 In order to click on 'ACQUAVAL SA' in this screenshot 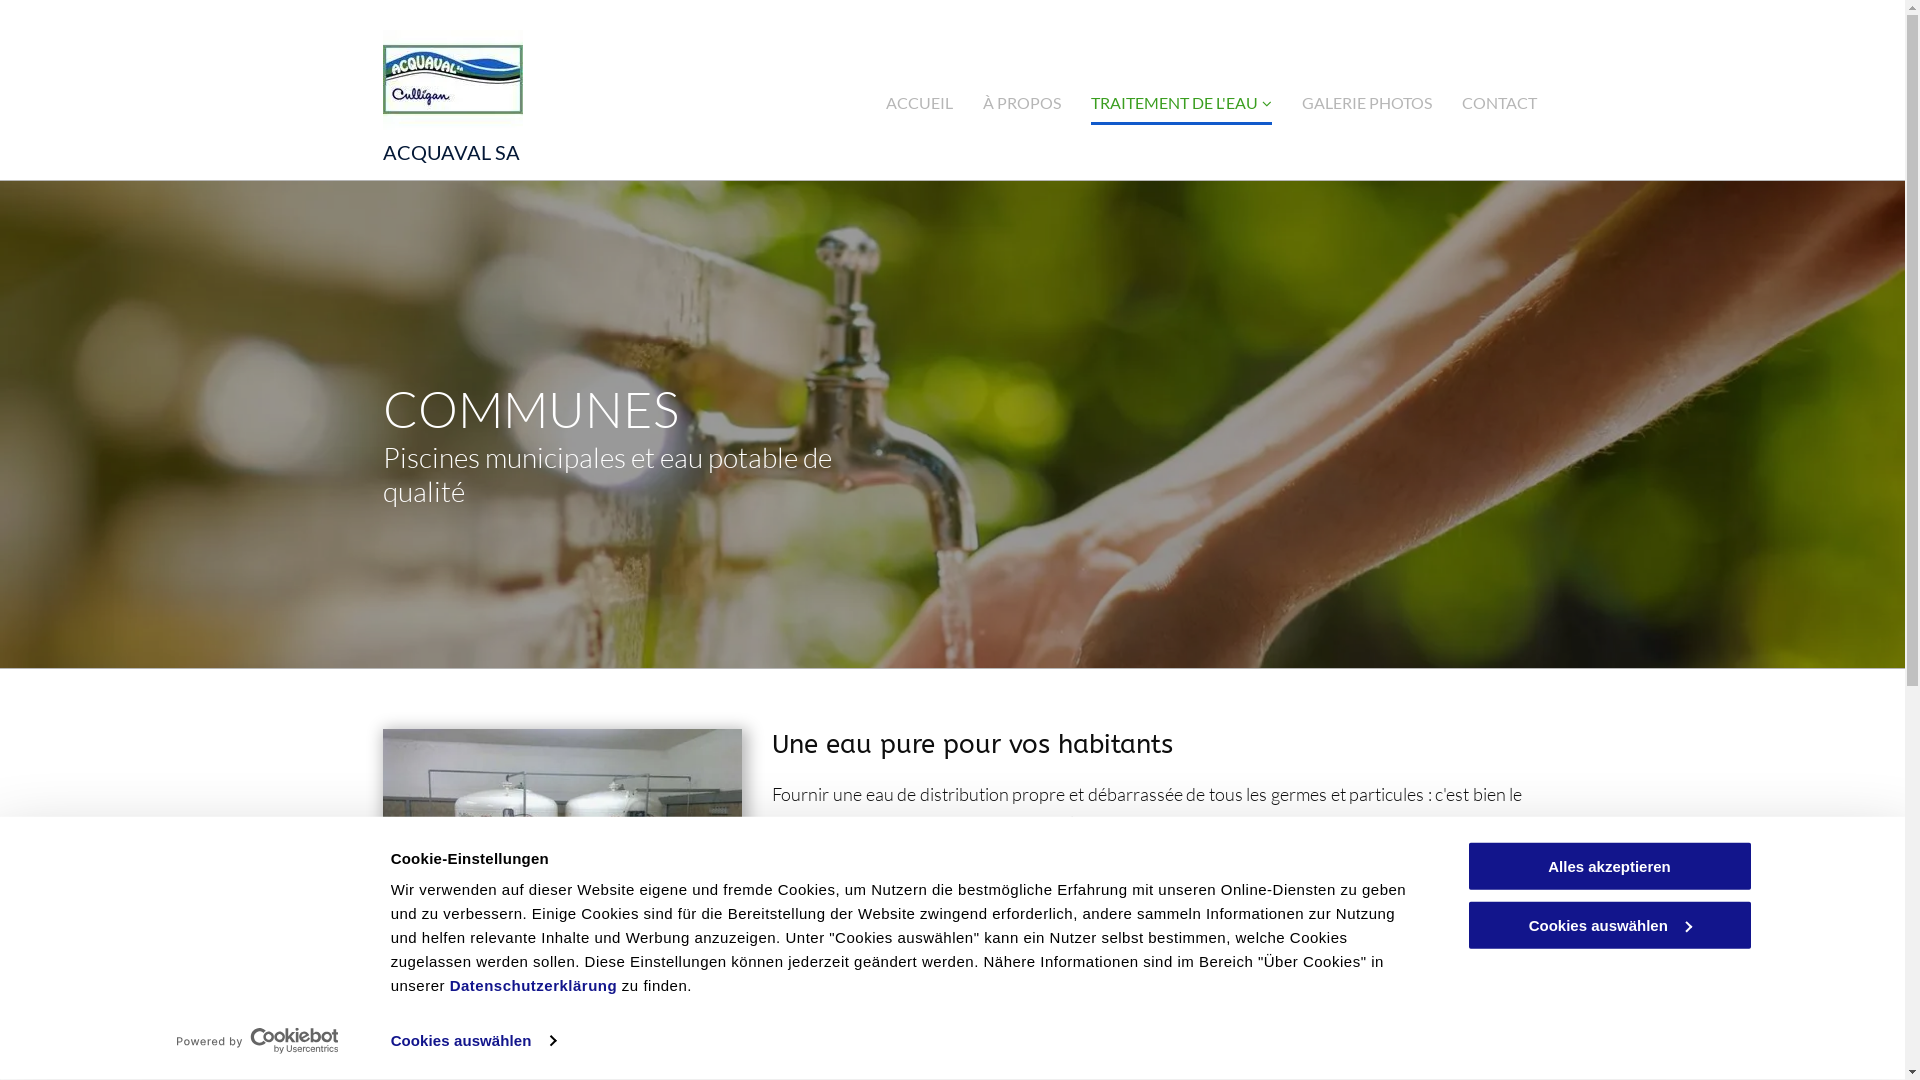, I will do `click(449, 150)`.